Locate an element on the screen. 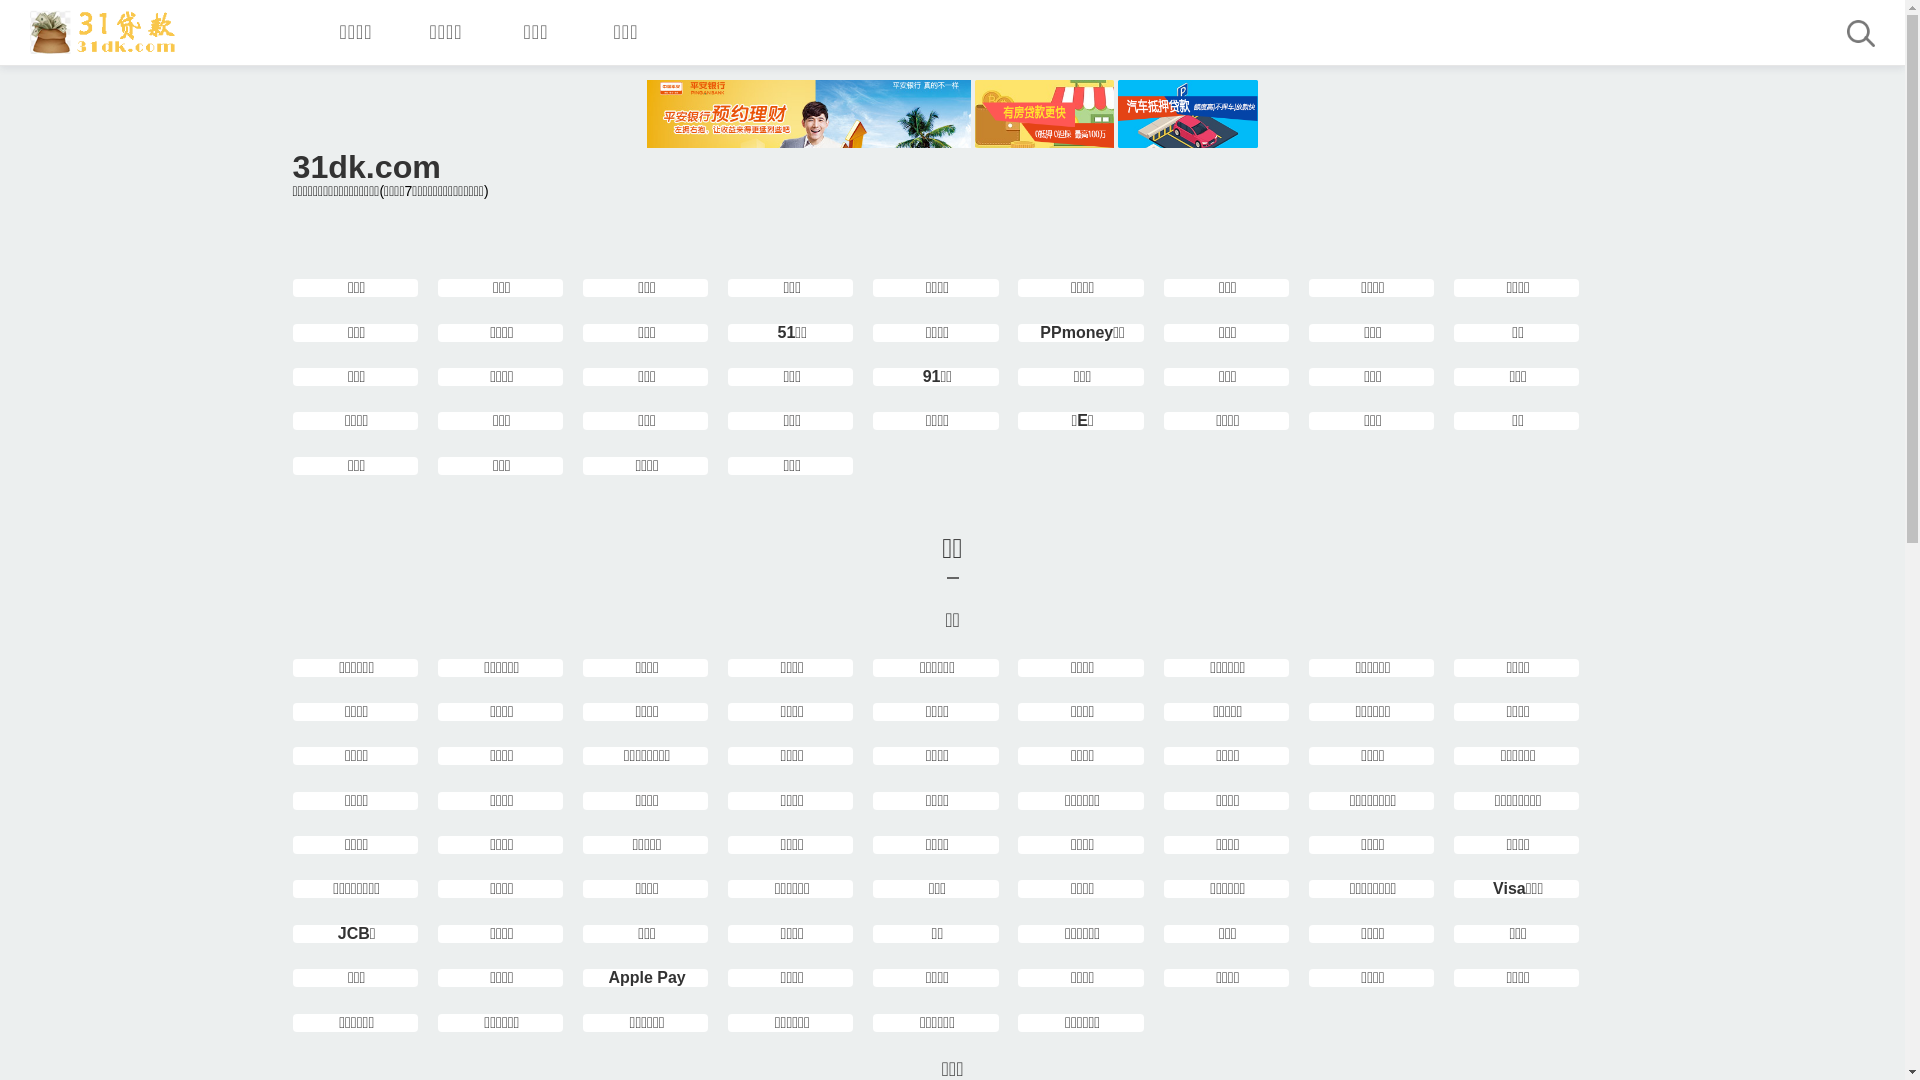  'Apple Pay' is located at coordinates (607, 976).